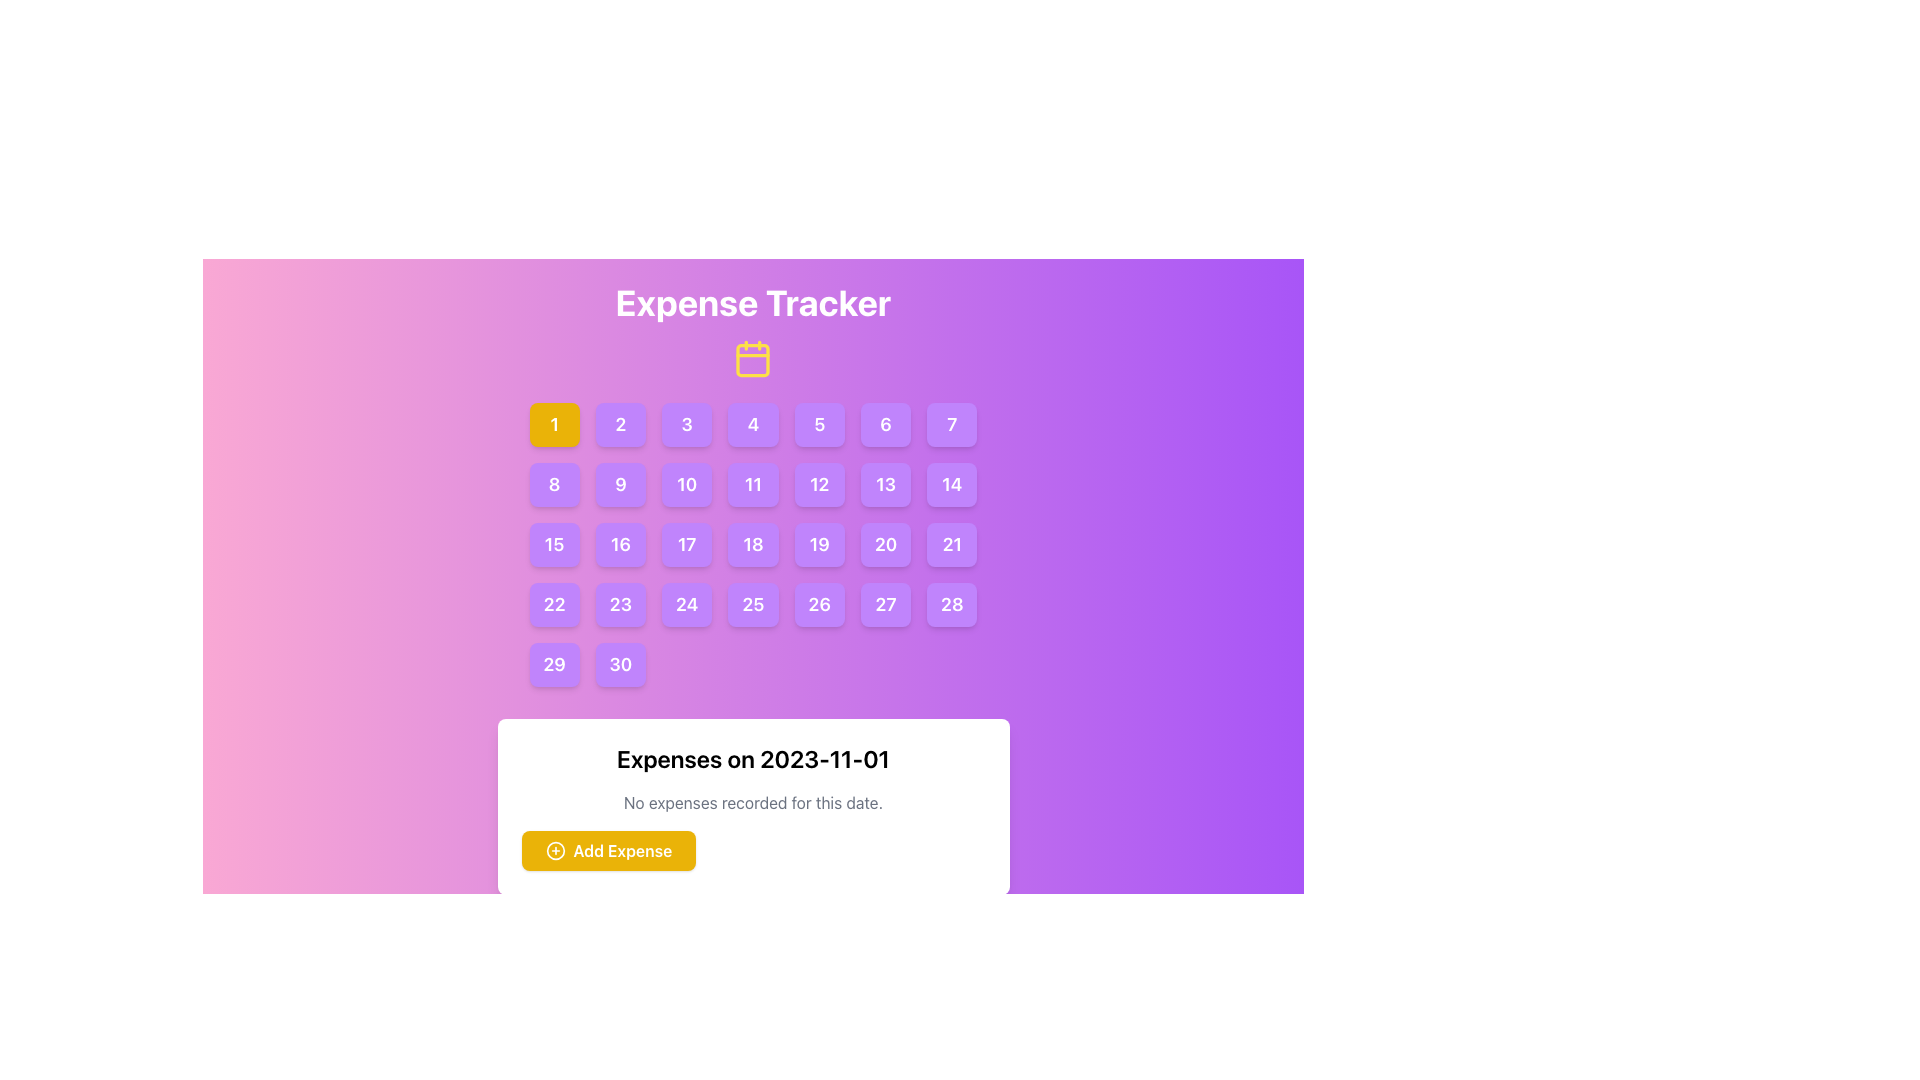 The height and width of the screenshot is (1080, 1920). Describe the element at coordinates (752, 604) in the screenshot. I see `the button representing the 25th day in the calendar view` at that location.